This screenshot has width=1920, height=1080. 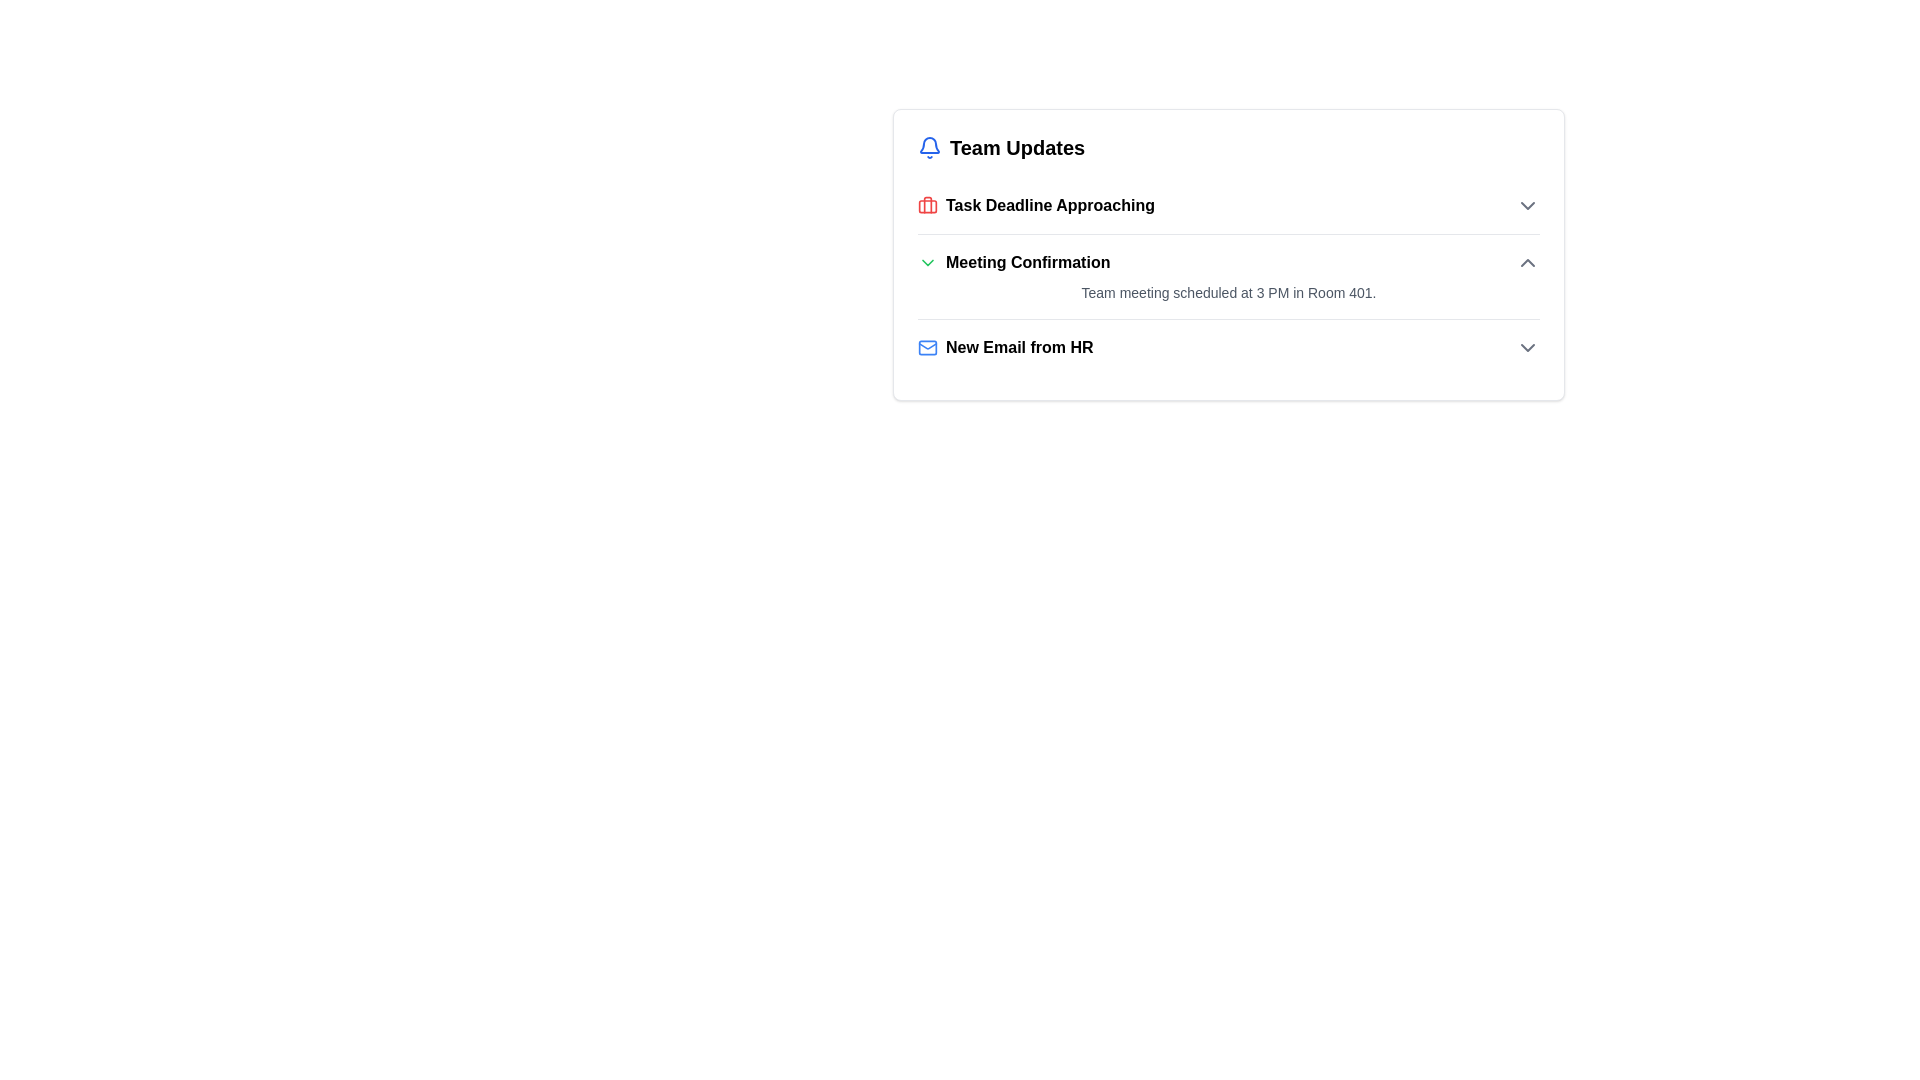 What do you see at coordinates (926, 205) in the screenshot?
I see `the red-colored briefcase icon located to the left of the text 'Task Deadline Approaching'` at bounding box center [926, 205].